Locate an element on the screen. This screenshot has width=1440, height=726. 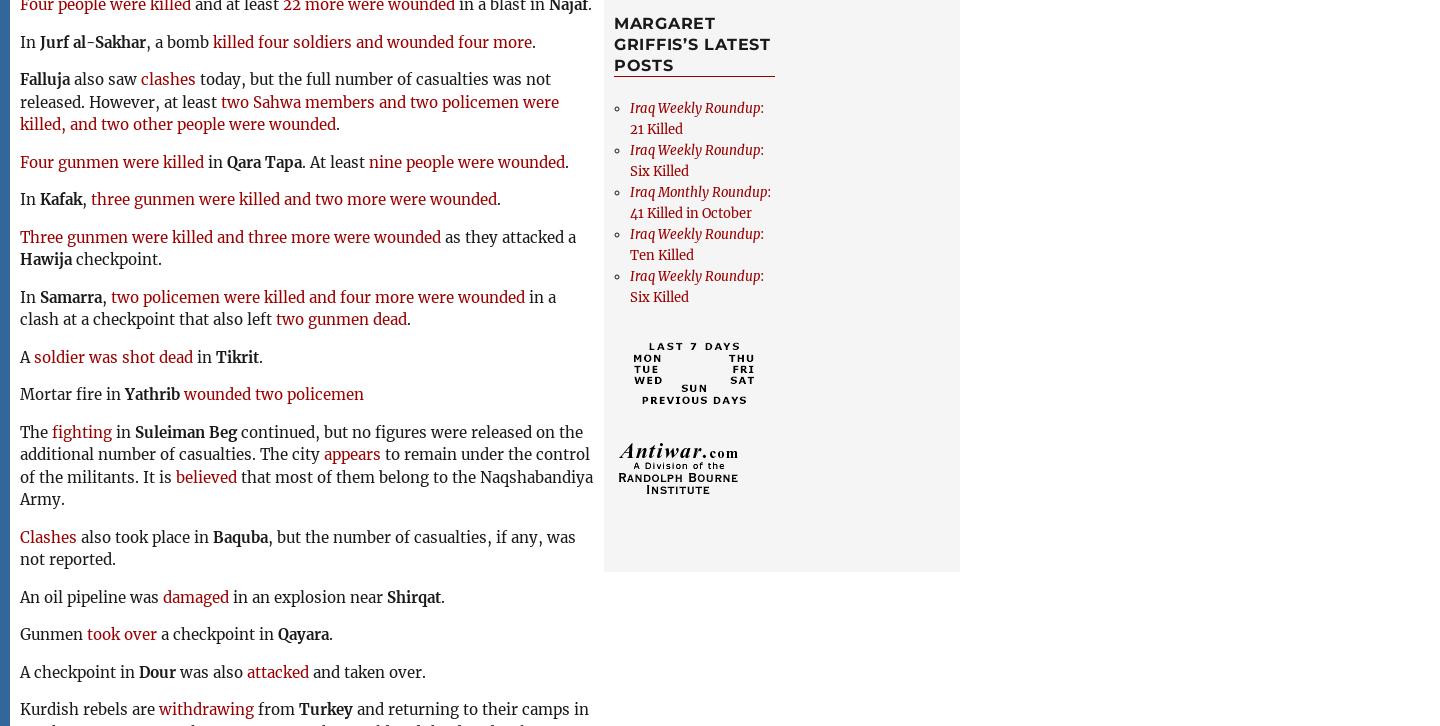
': Ten Killed' is located at coordinates (696, 243).